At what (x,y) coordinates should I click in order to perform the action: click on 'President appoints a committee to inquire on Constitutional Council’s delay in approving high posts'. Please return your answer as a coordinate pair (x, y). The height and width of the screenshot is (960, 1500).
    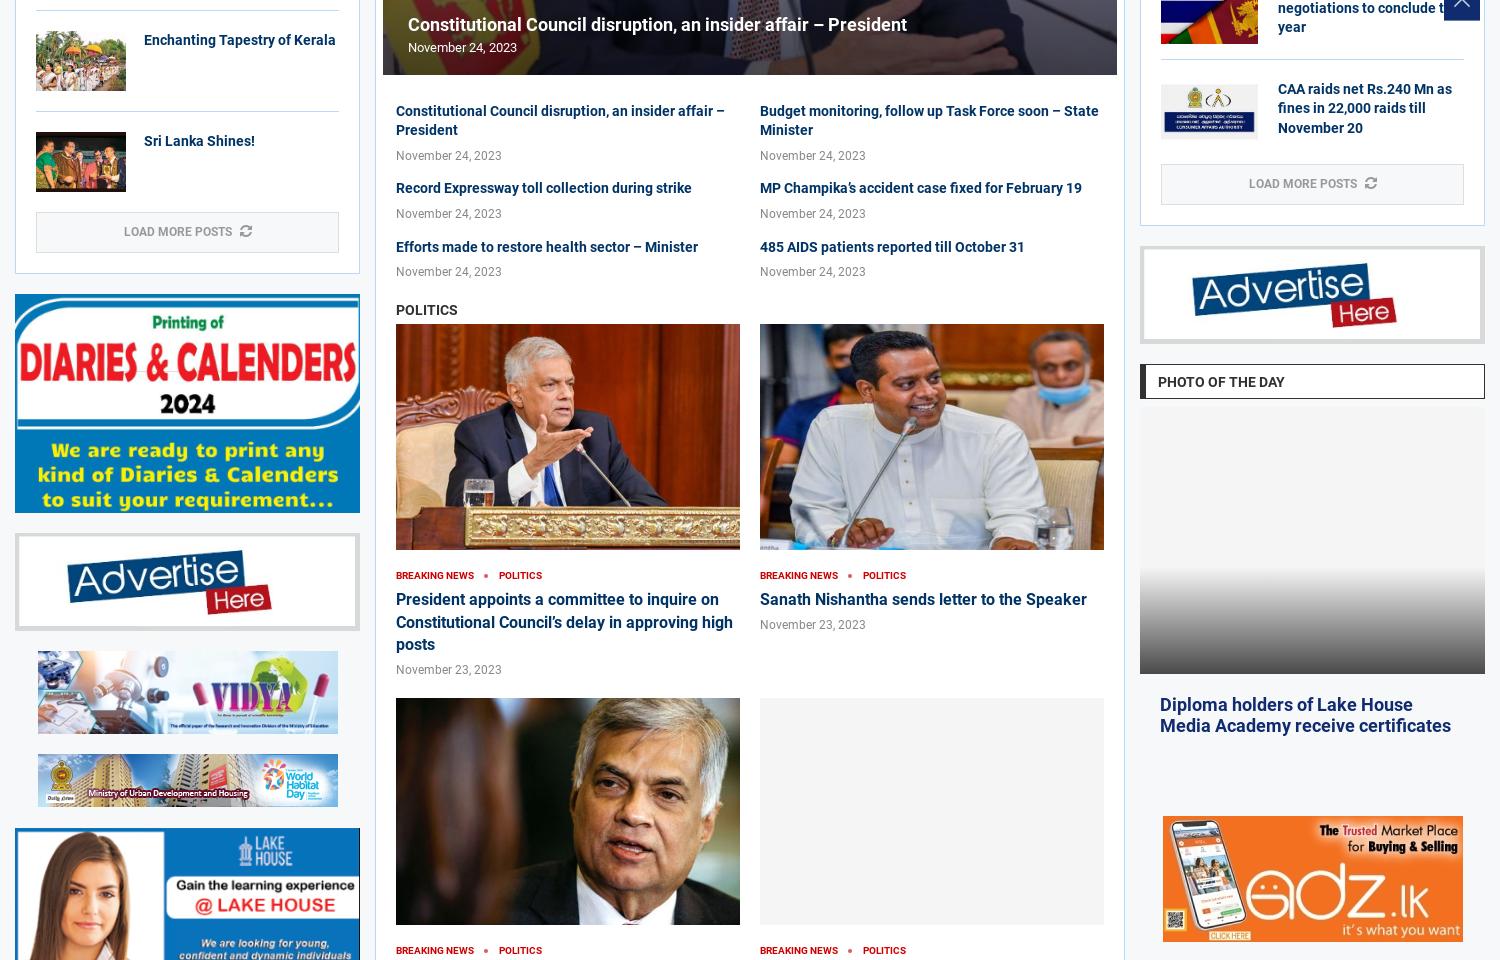
    Looking at the image, I should click on (396, 620).